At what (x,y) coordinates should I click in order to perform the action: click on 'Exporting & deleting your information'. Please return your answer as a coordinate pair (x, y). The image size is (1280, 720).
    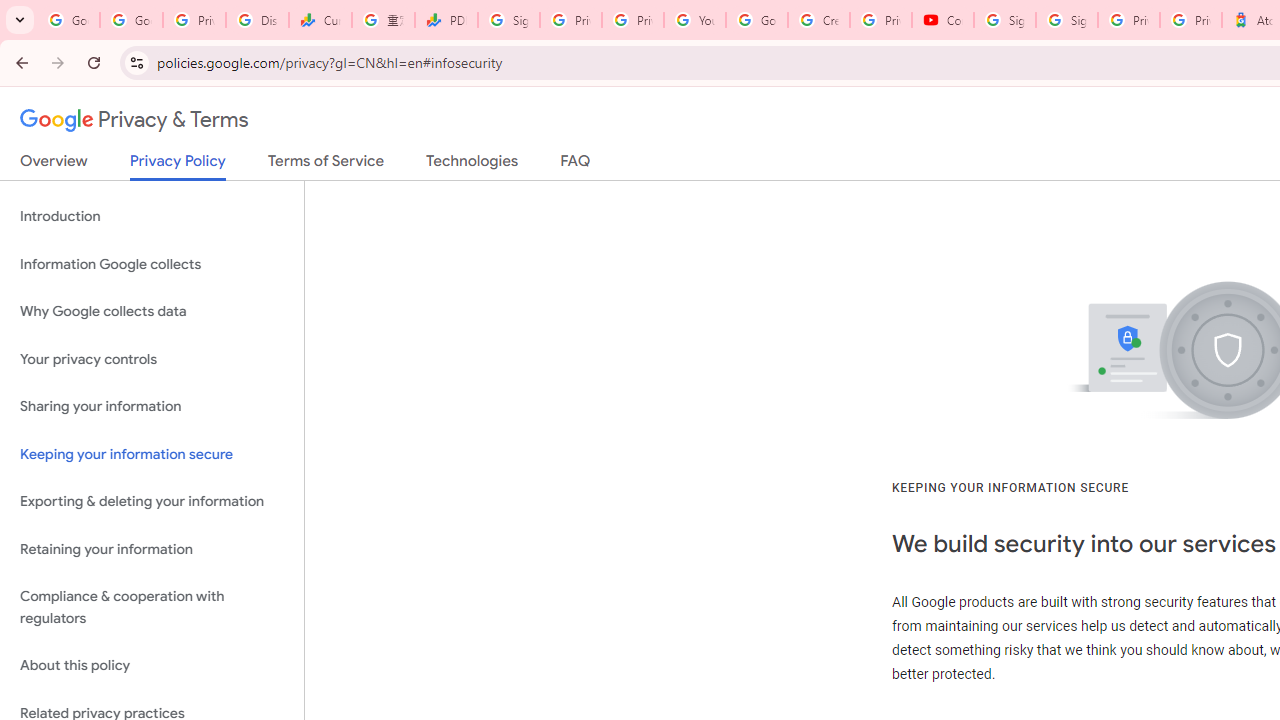
    Looking at the image, I should click on (151, 501).